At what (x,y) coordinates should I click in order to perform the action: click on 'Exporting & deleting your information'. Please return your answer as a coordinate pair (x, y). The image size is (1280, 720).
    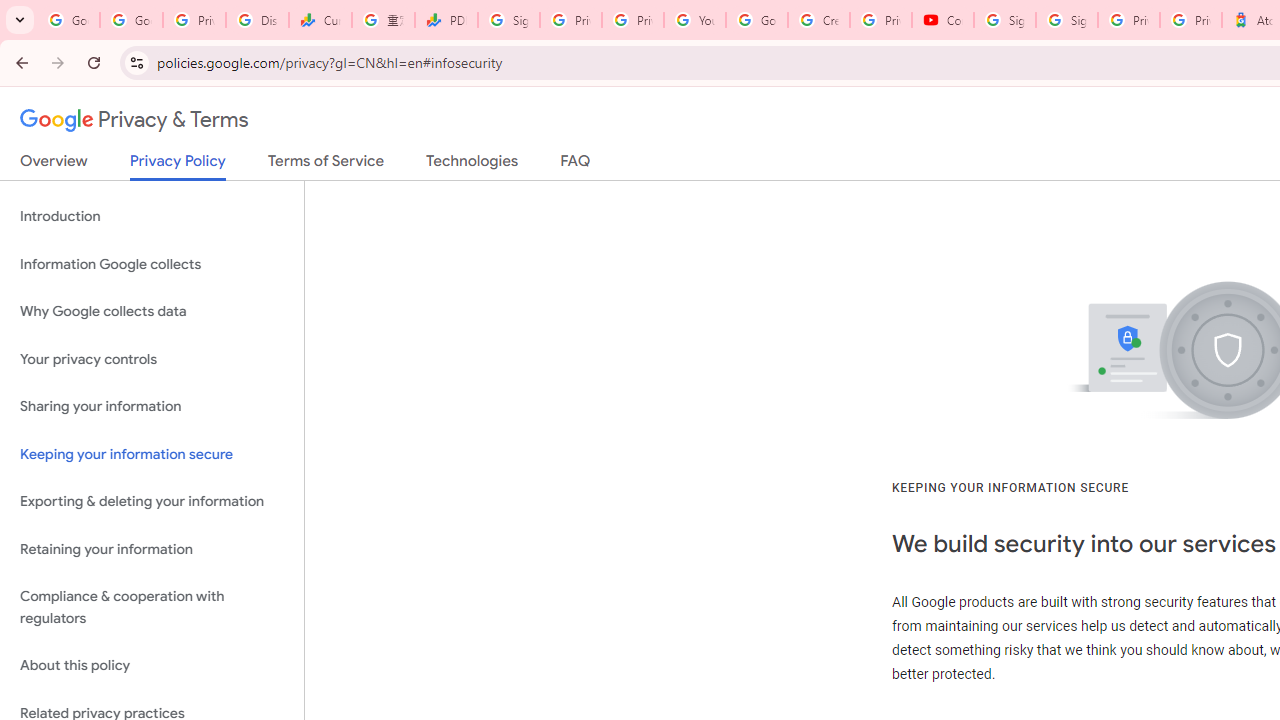
    Looking at the image, I should click on (151, 501).